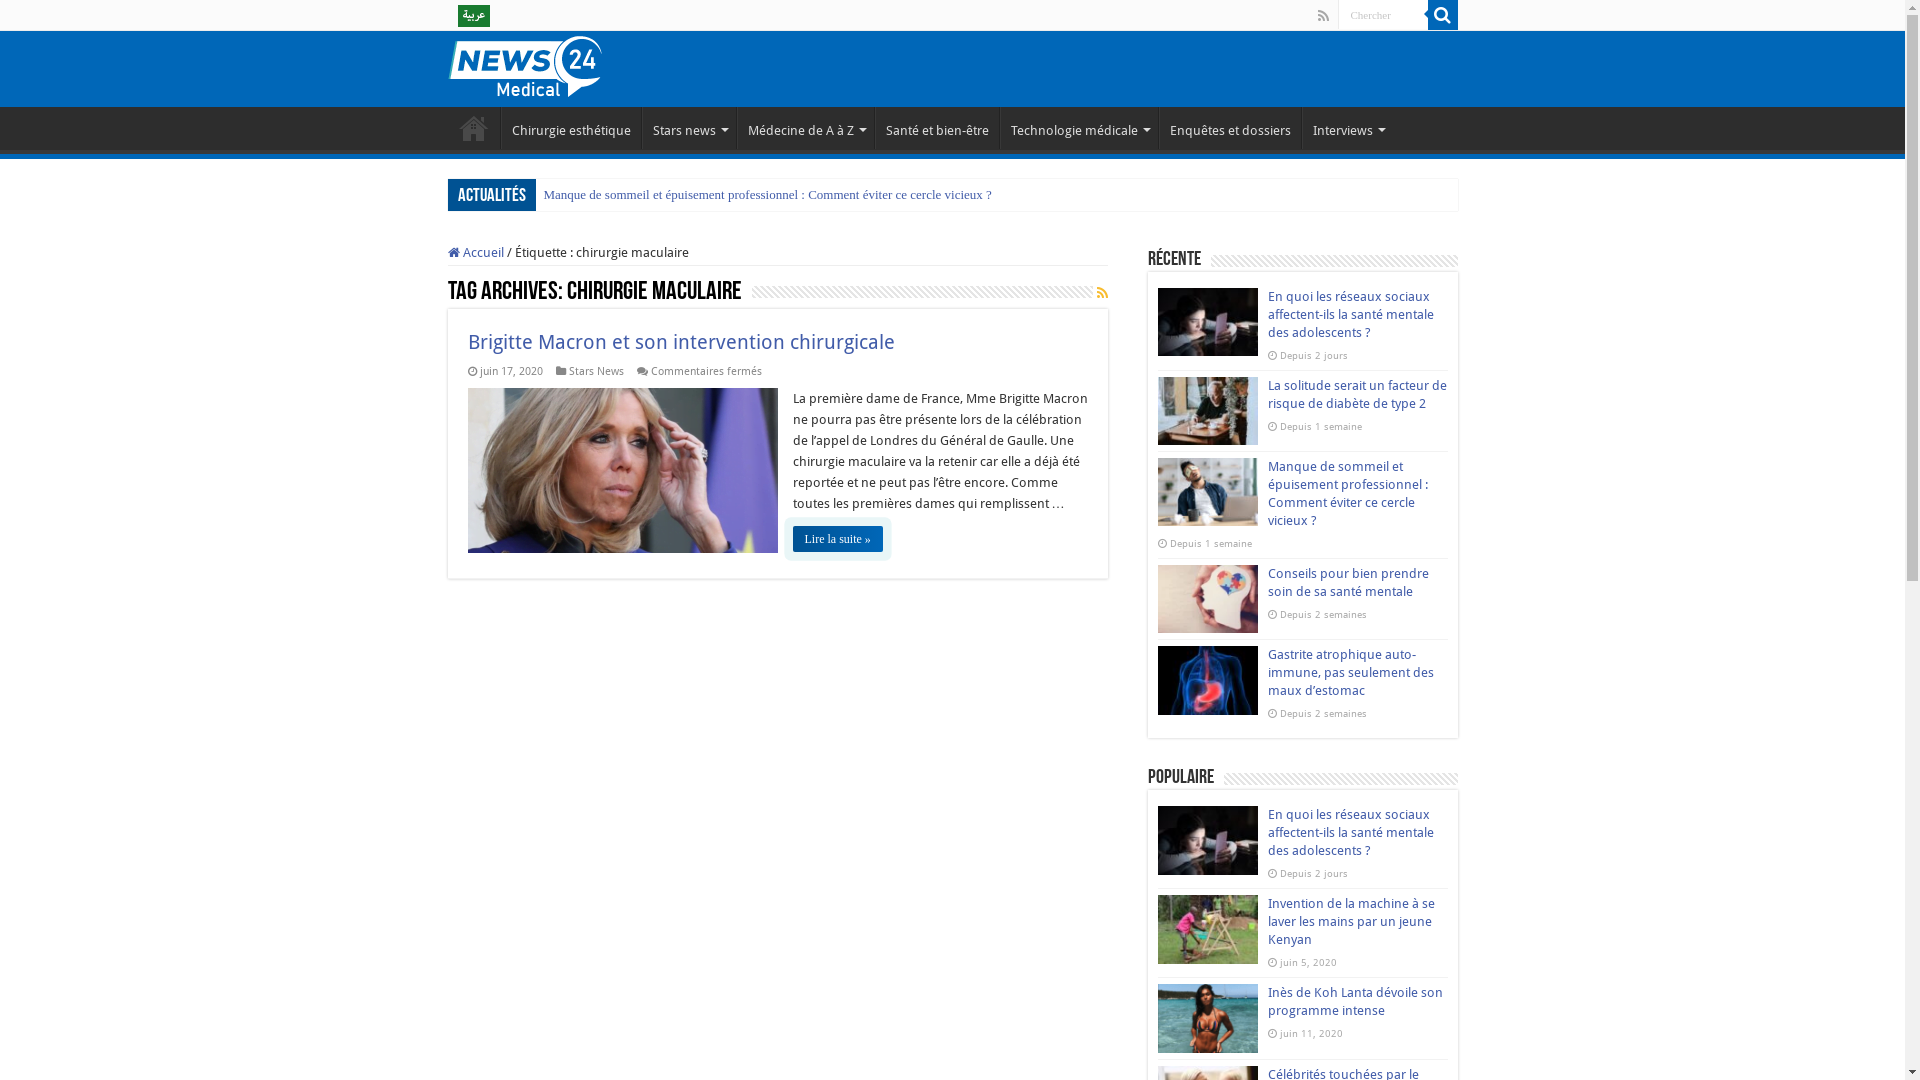 The image size is (1920, 1080). Describe the element at coordinates (689, 127) in the screenshot. I see `'Stars news'` at that location.